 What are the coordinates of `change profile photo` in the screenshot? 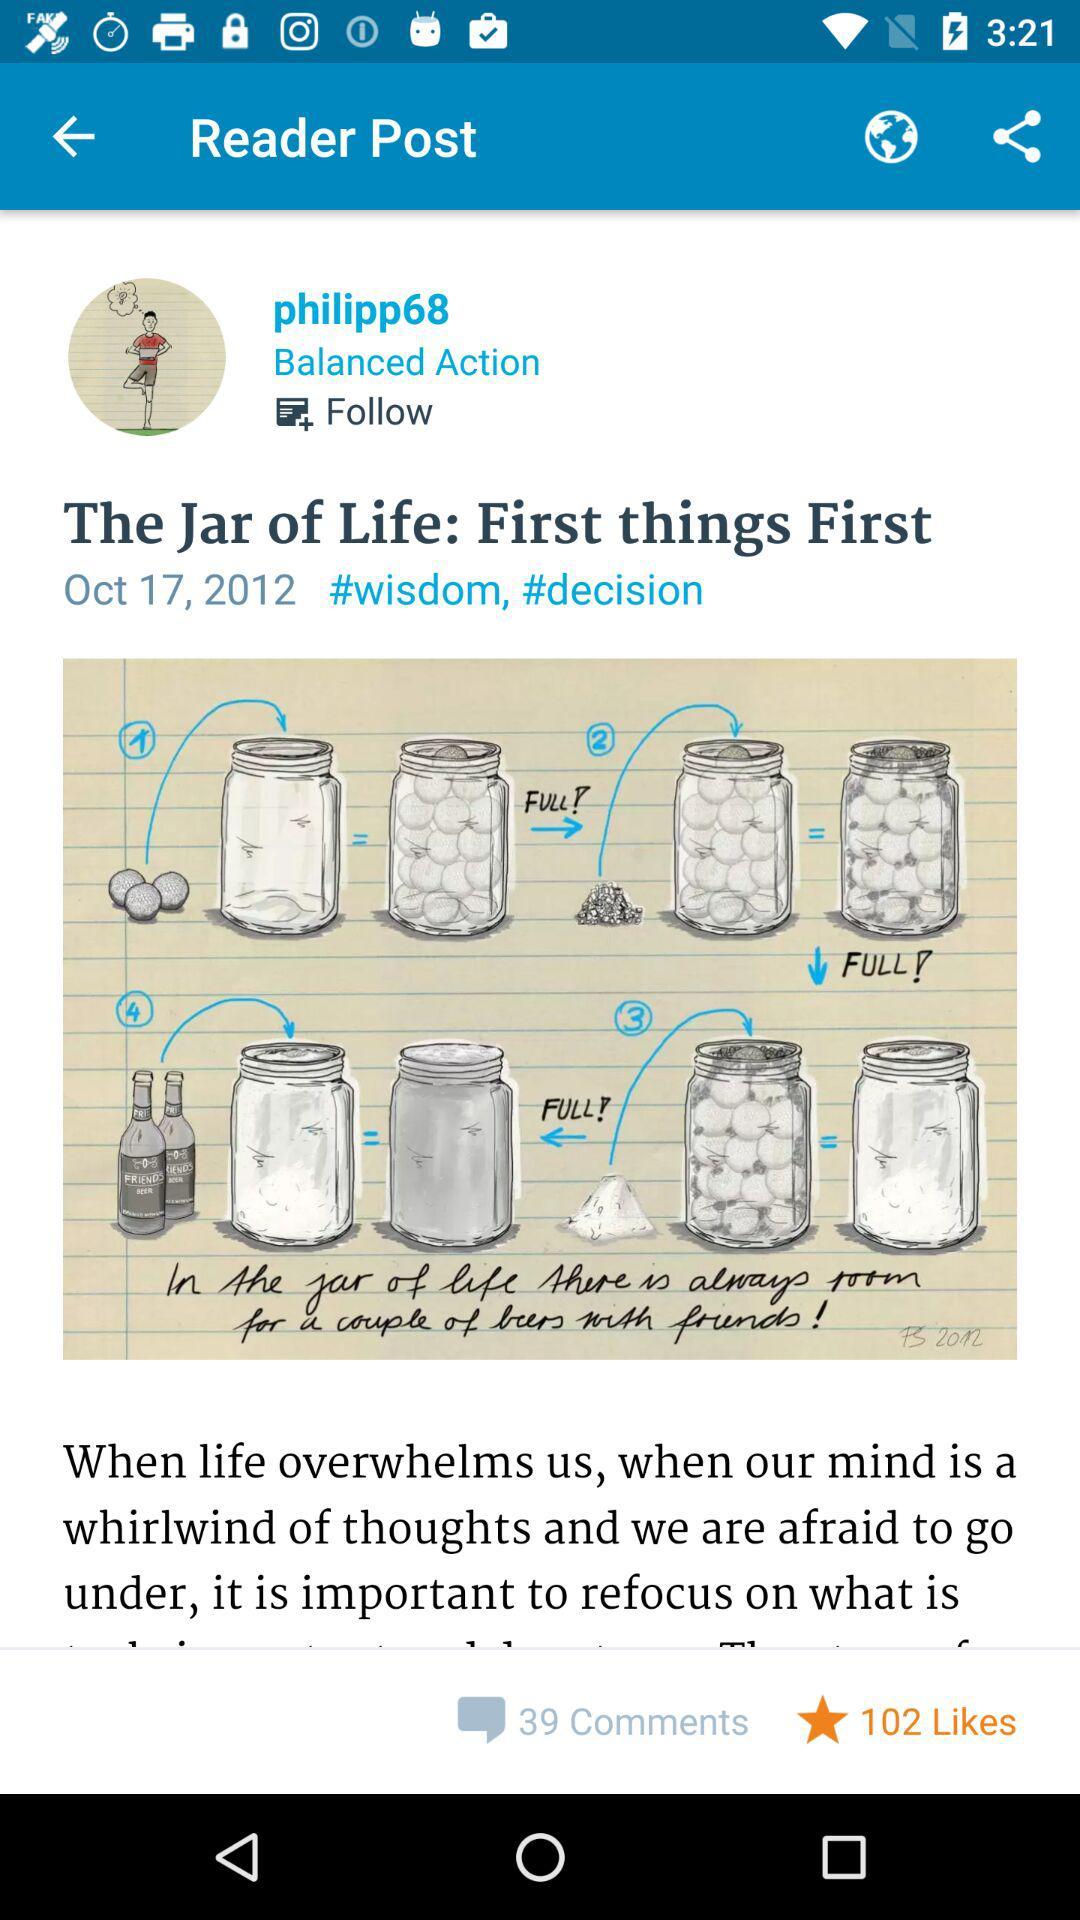 It's located at (145, 356).